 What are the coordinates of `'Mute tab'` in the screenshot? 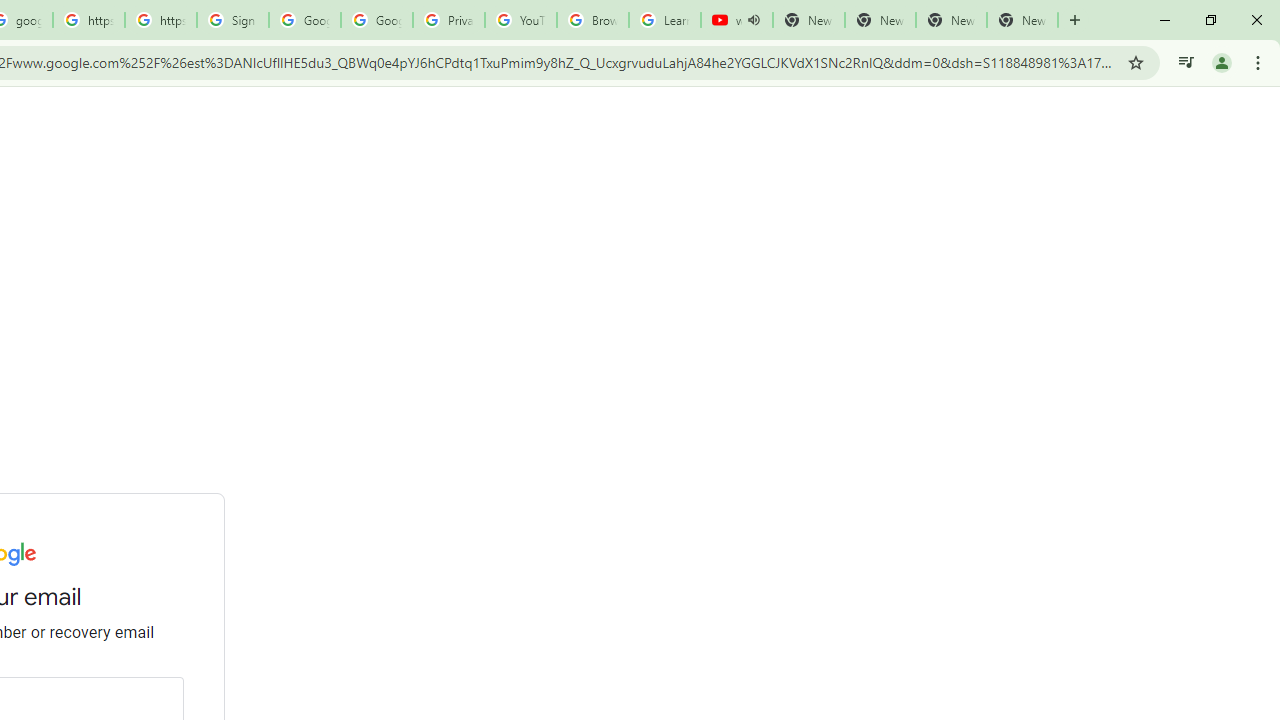 It's located at (752, 20).